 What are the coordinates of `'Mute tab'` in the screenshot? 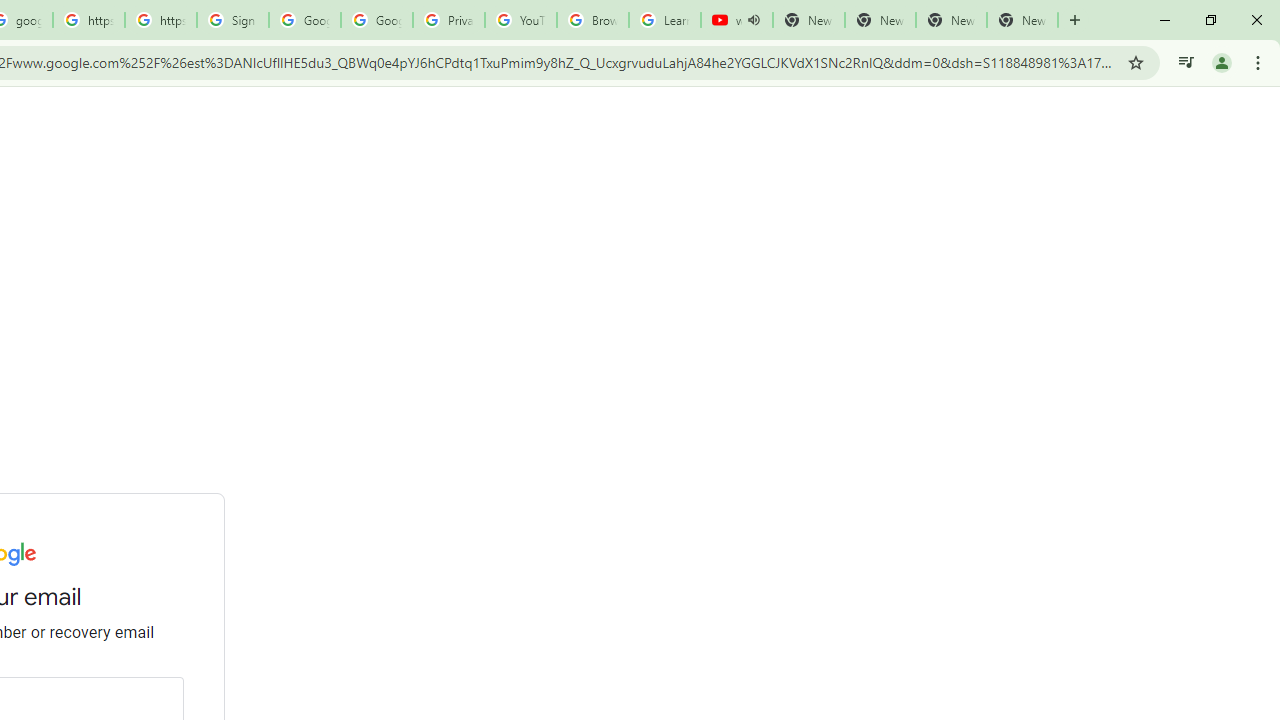 It's located at (752, 20).